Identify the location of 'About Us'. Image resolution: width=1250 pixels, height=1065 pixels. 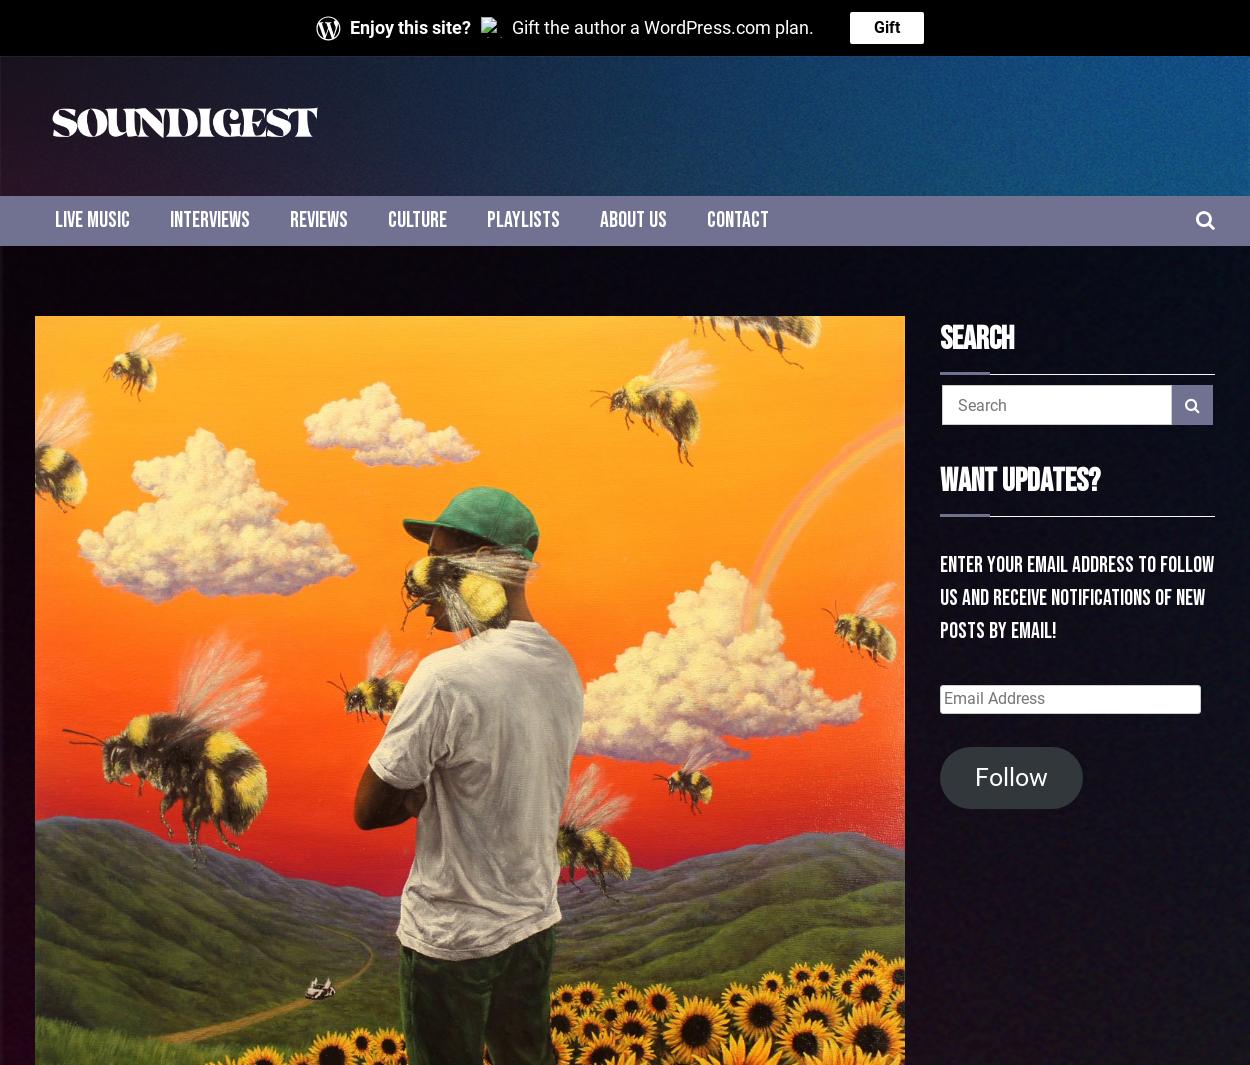
(599, 219).